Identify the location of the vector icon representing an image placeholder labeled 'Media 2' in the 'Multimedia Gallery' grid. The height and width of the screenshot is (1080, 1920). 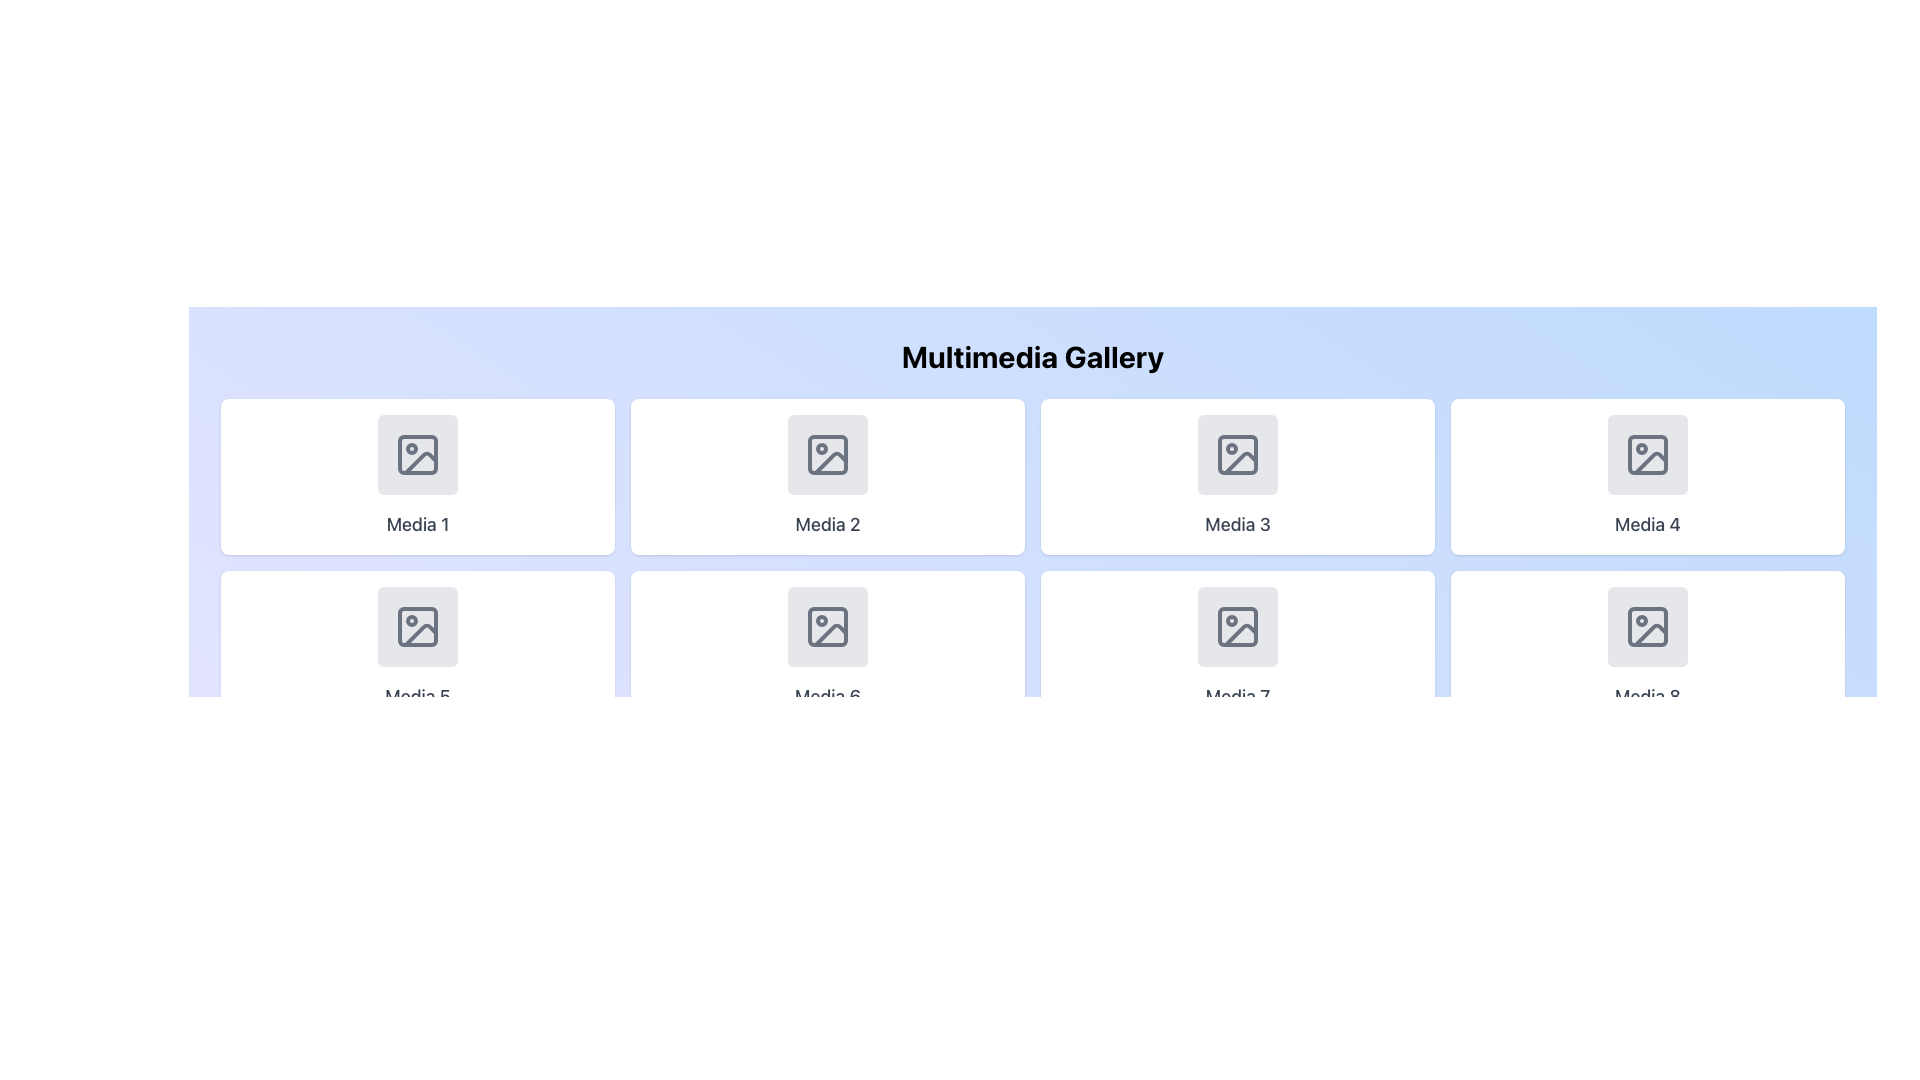
(828, 455).